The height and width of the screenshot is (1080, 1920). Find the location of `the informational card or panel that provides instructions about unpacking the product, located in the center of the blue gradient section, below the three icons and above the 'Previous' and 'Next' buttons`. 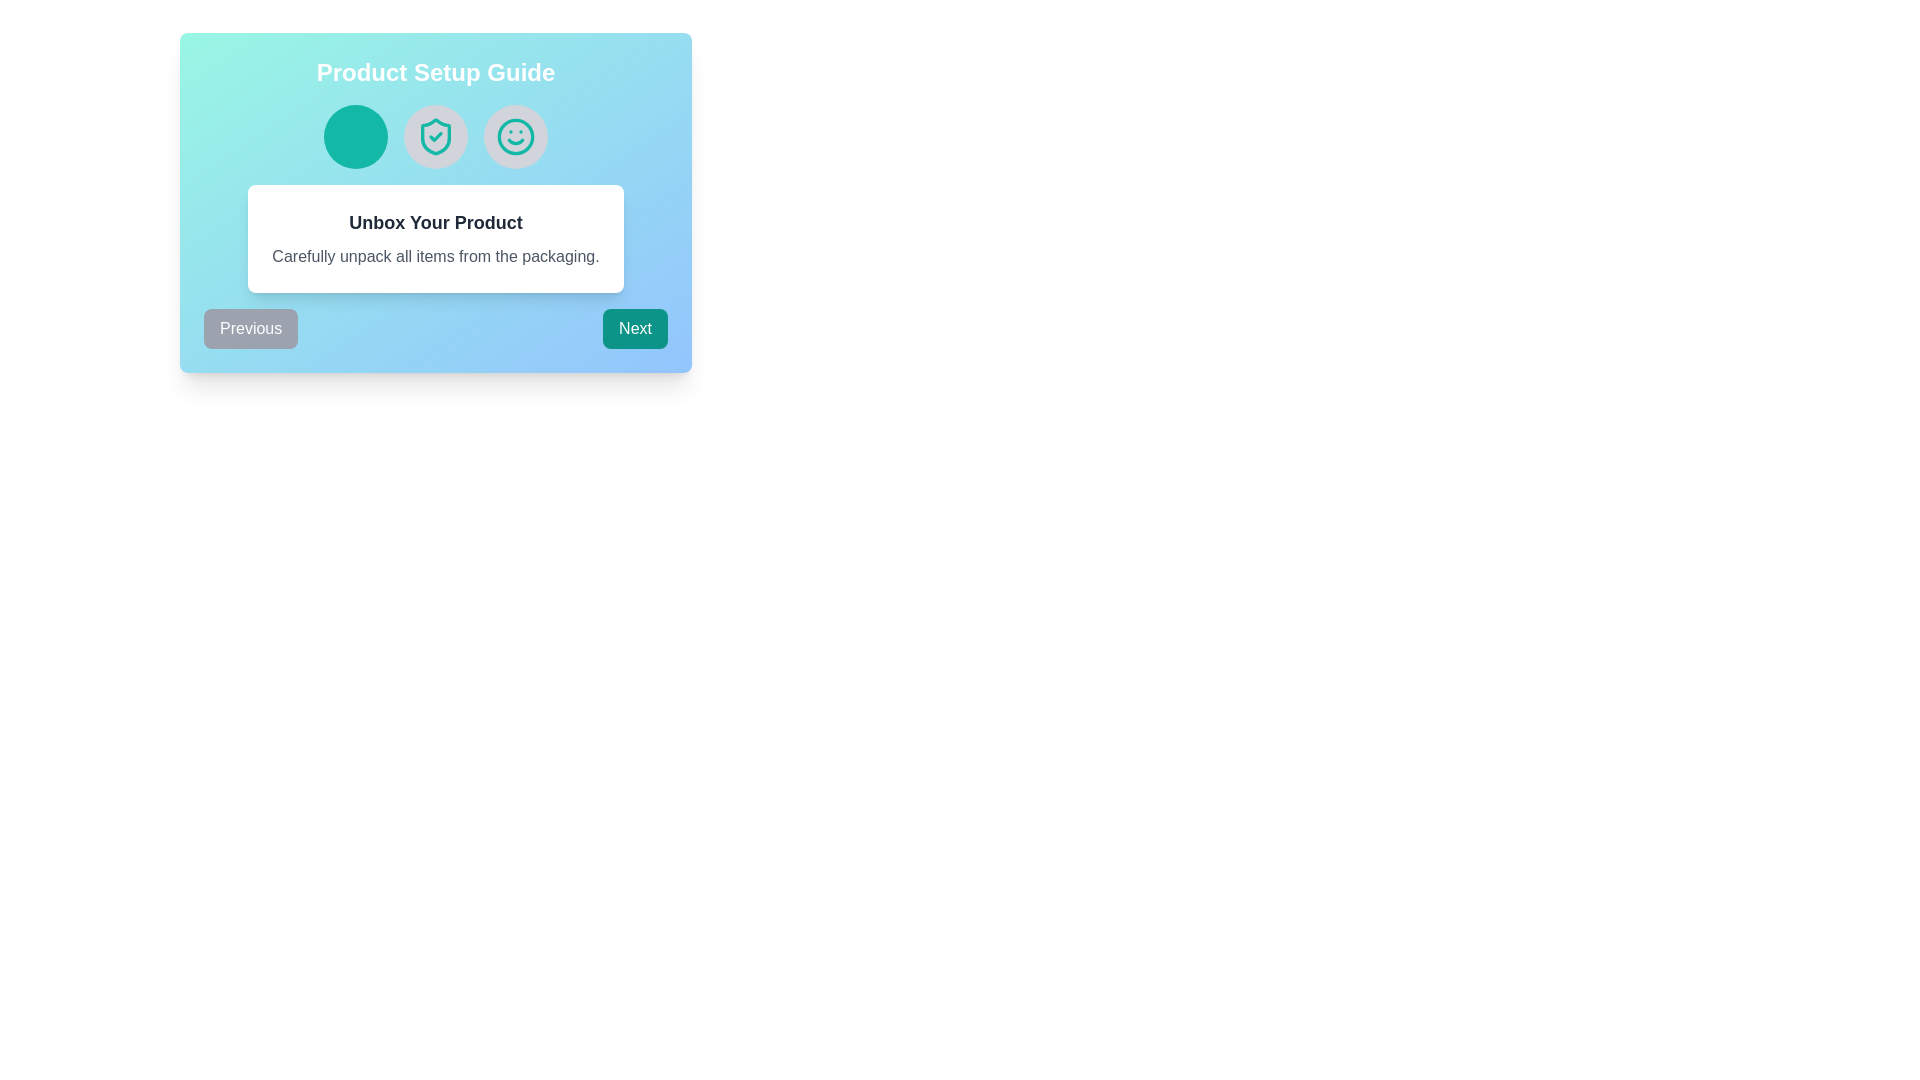

the informational card or panel that provides instructions about unpacking the product, located in the center of the blue gradient section, below the three icons and above the 'Previous' and 'Next' buttons is located at coordinates (435, 238).